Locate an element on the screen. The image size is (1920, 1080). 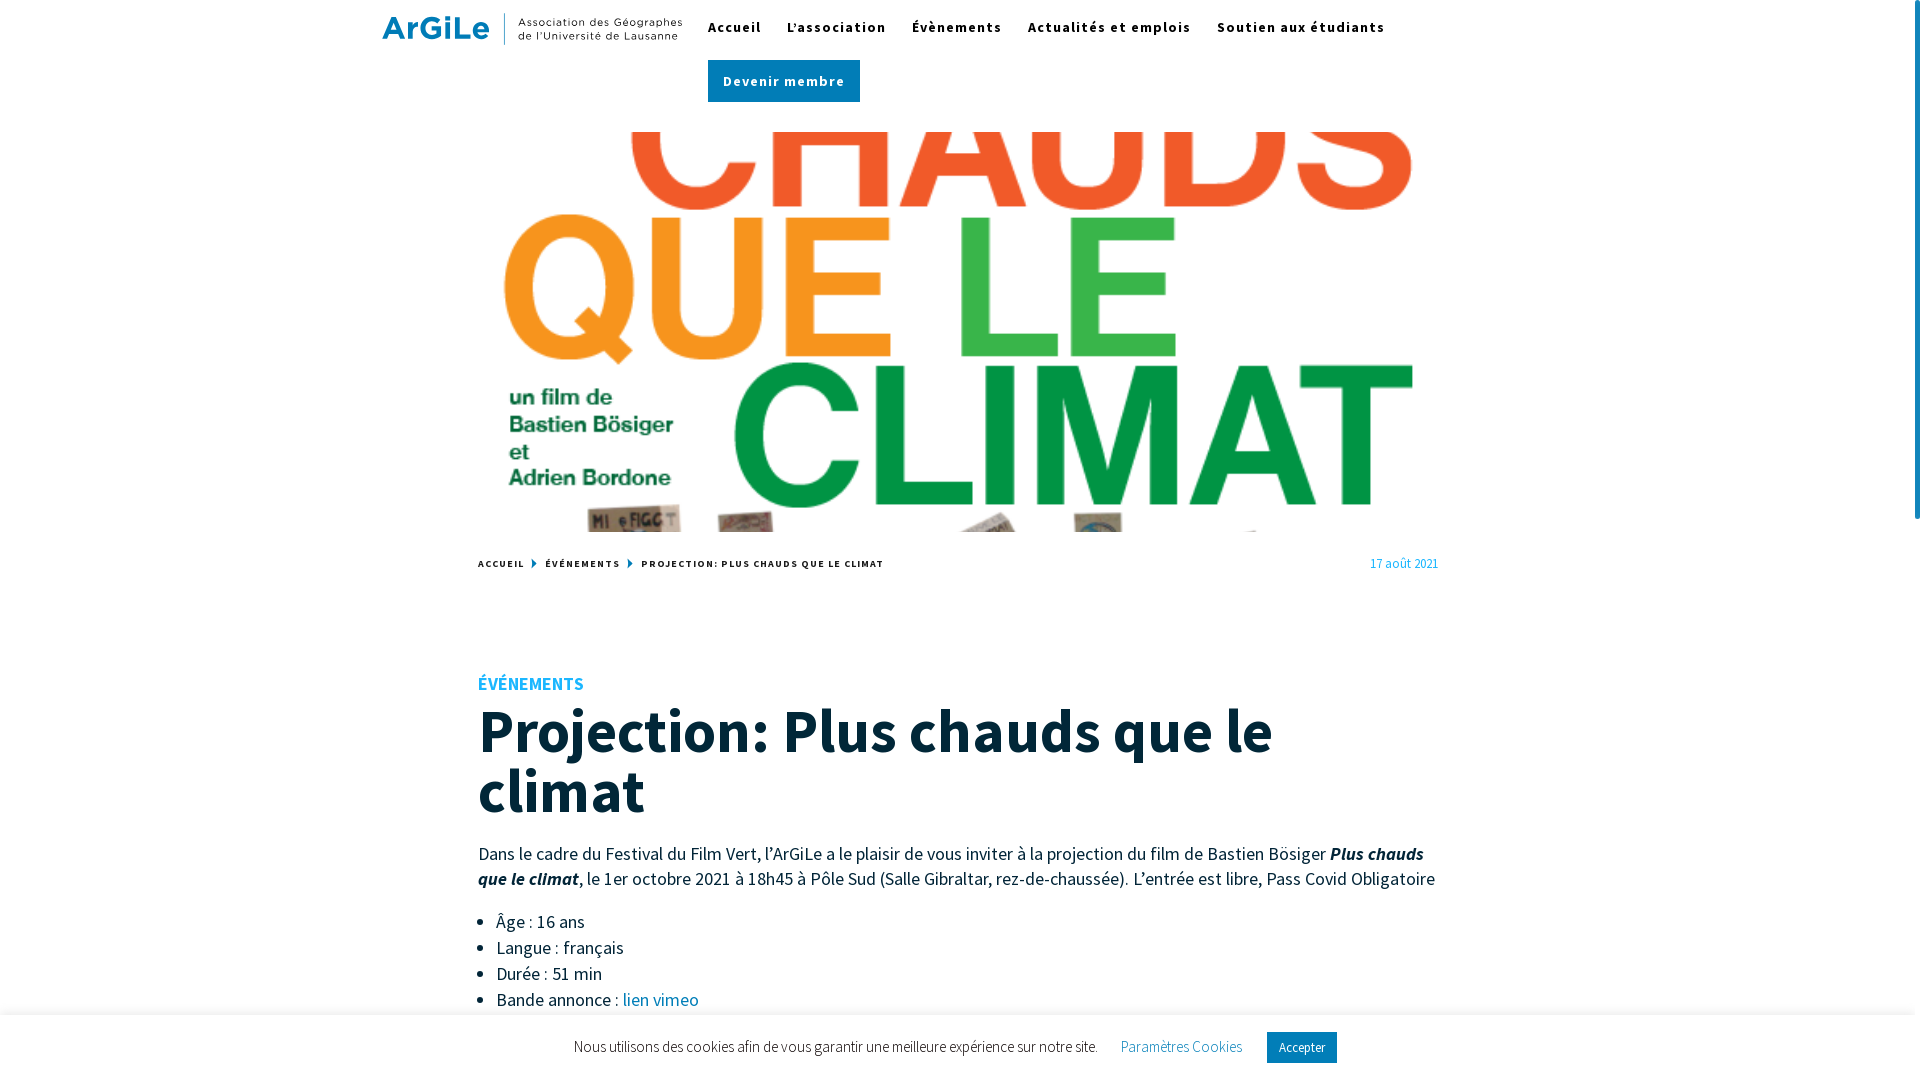
'lien vimeo' is located at coordinates (660, 999).